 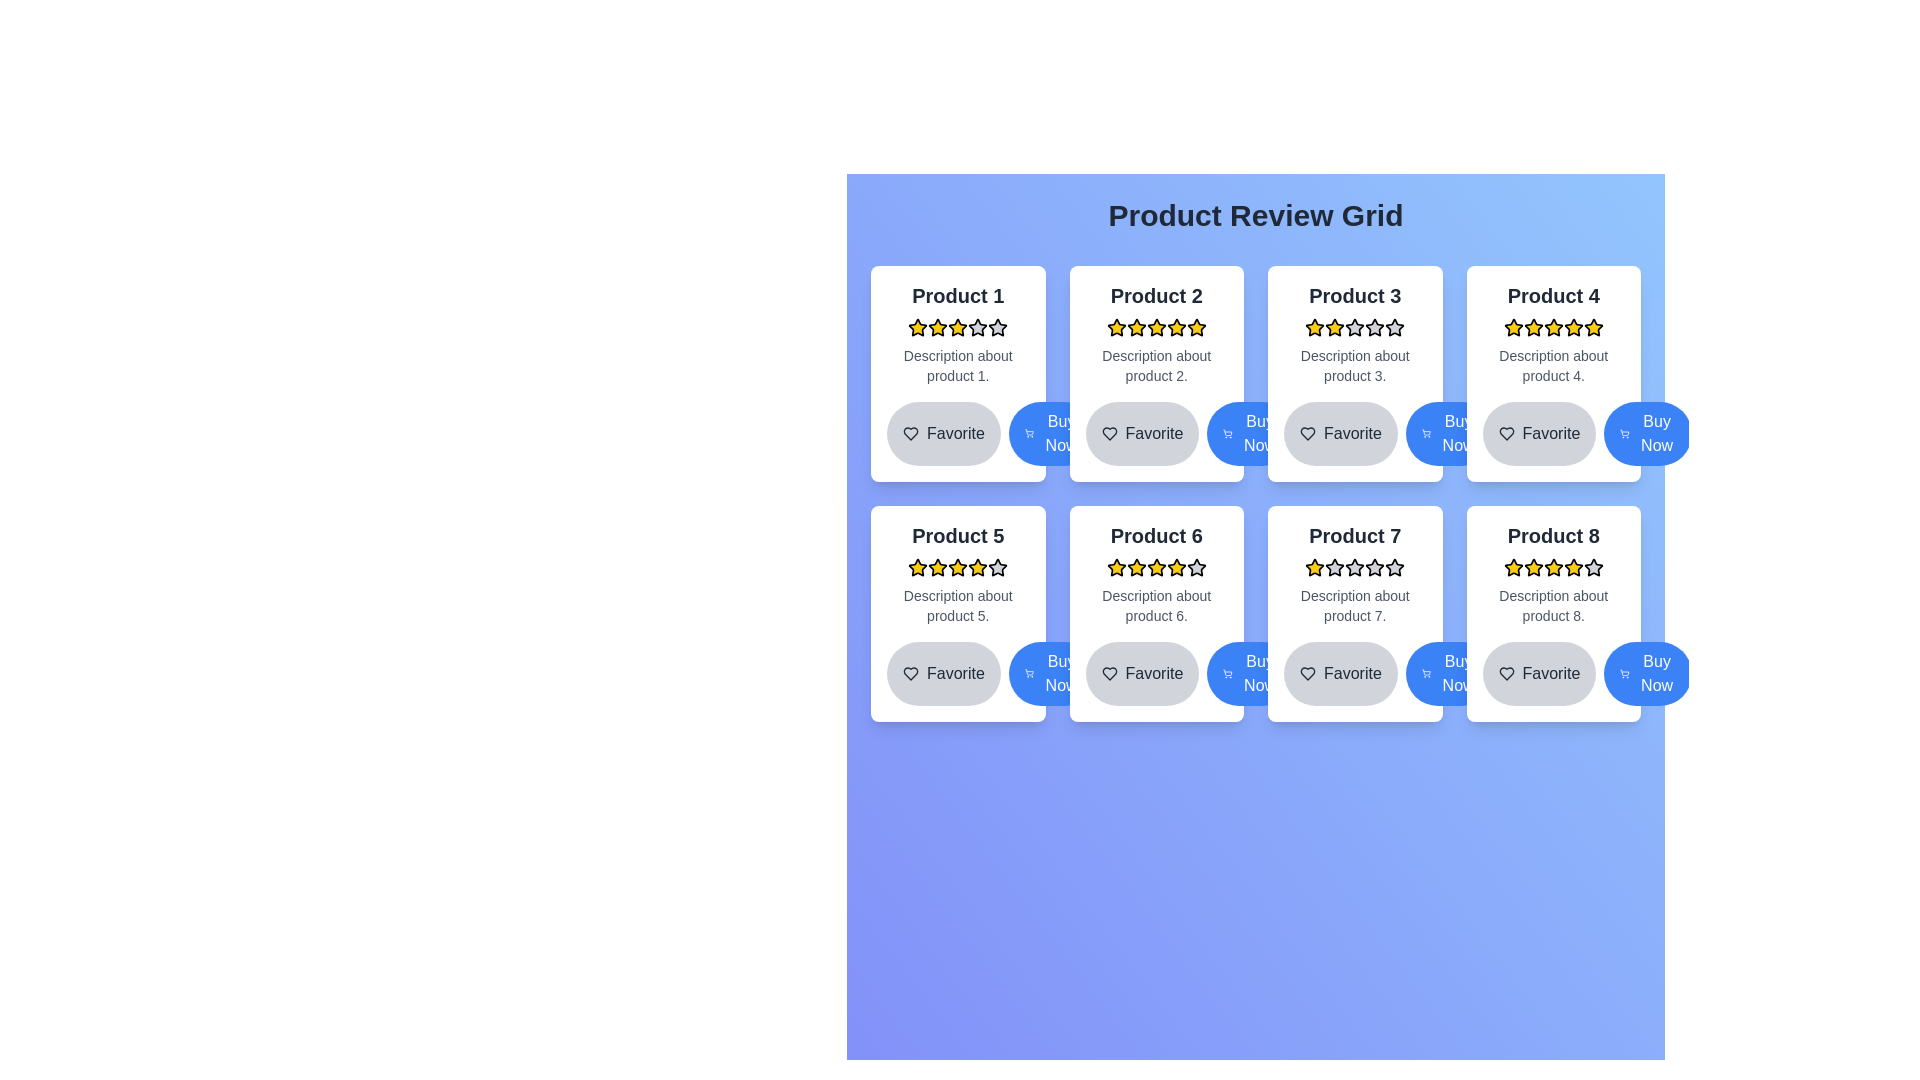 I want to click on the yellow star-shaped rating icon located in the fourth row under the card labeled 'Product 8', which is the first star from the left, so click(x=1513, y=567).